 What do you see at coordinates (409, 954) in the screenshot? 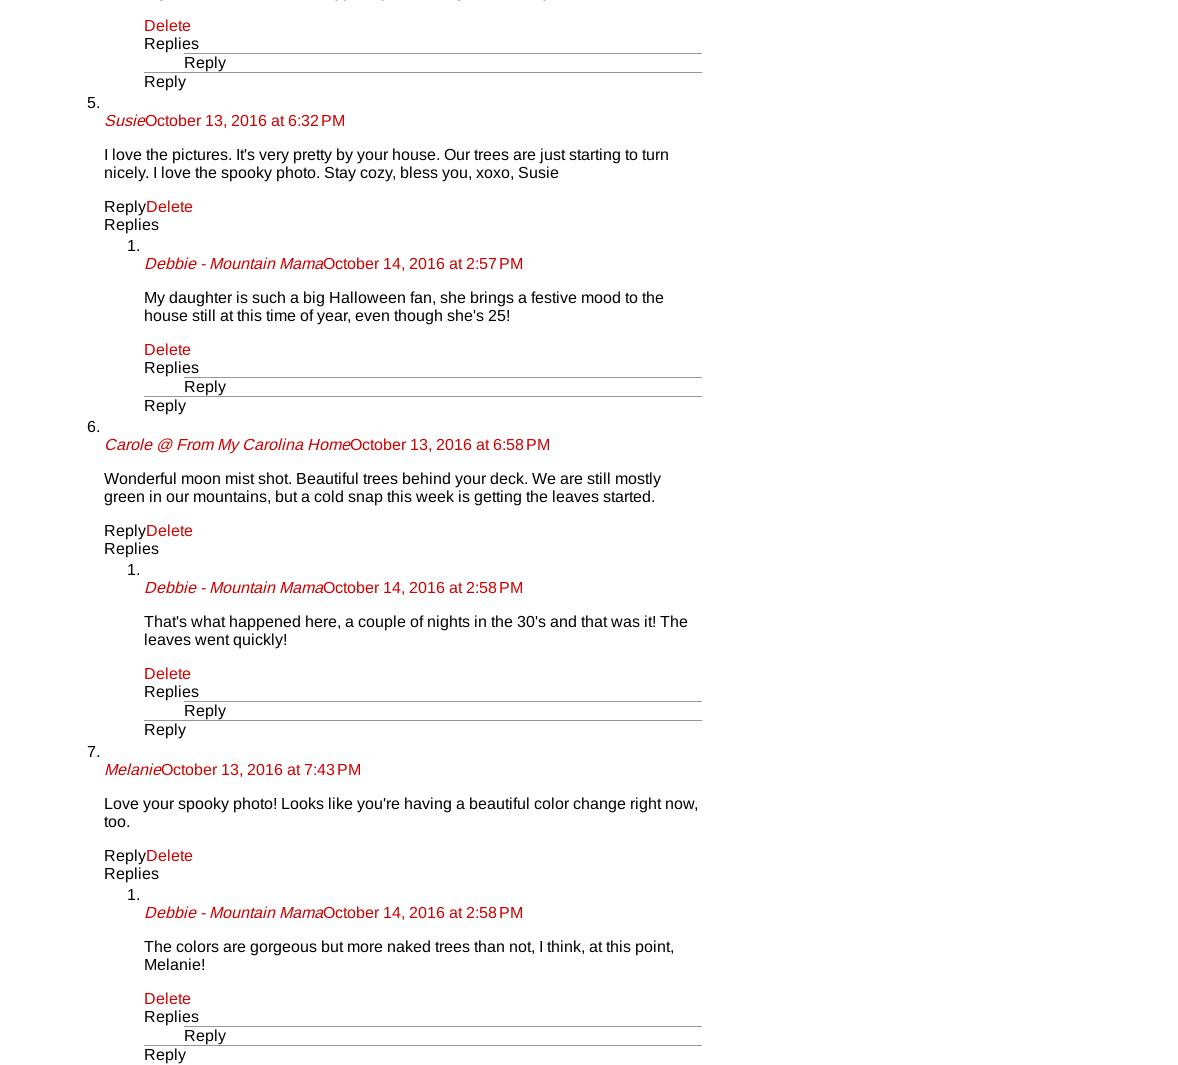
I see `'The colors are gorgeous but more naked trees than not, I think, at this point, Melanie!'` at bounding box center [409, 954].